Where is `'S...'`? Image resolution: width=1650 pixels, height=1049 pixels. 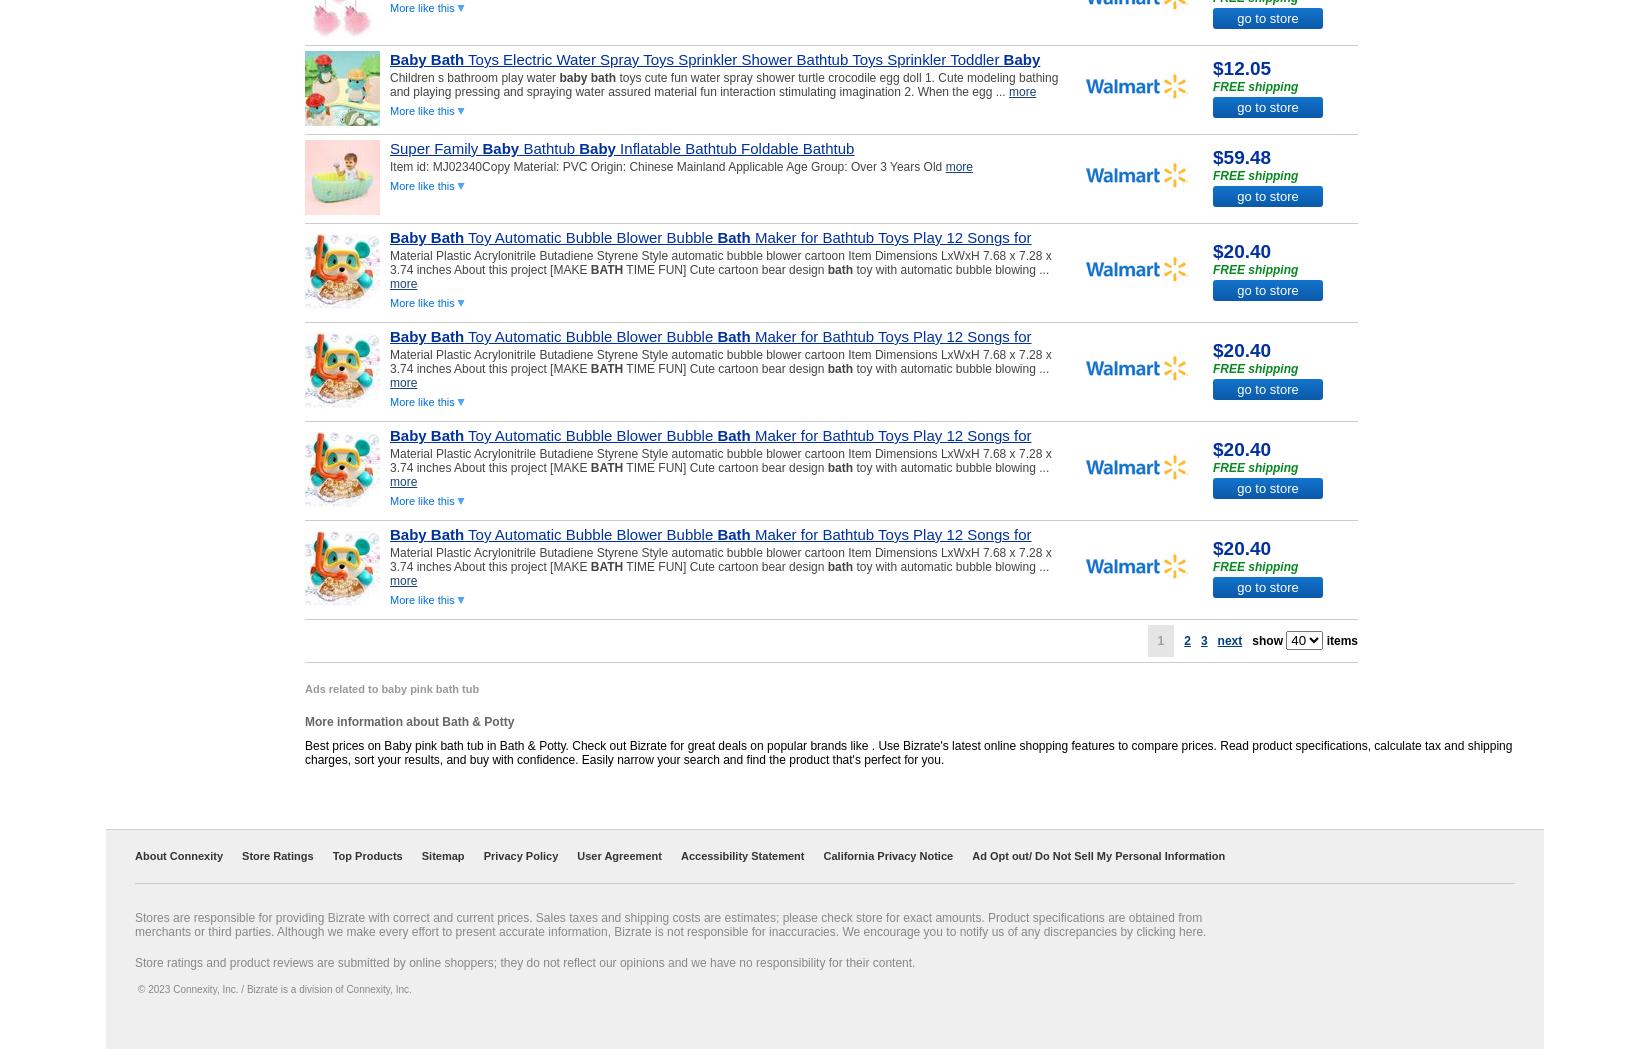
'S...' is located at coordinates (435, 76).